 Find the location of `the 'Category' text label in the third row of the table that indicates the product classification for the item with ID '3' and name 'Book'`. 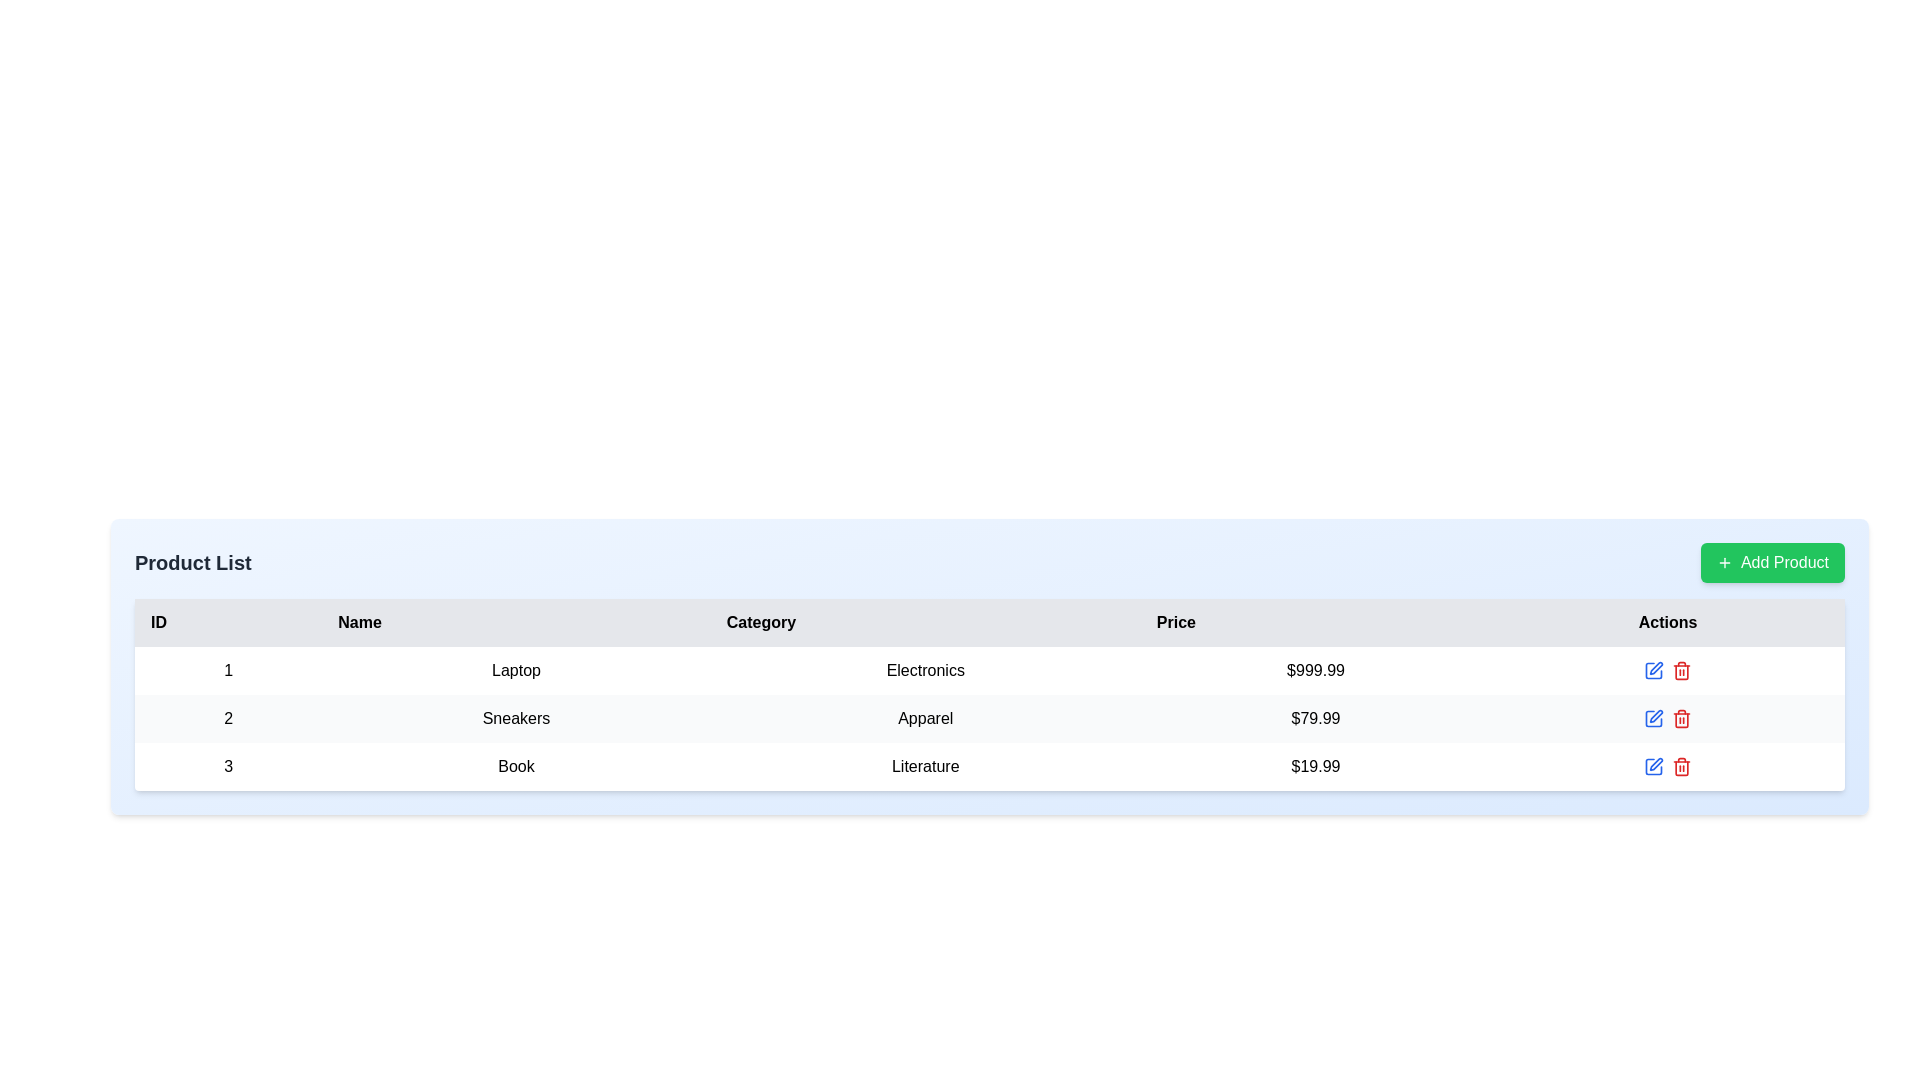

the 'Category' text label in the third row of the table that indicates the product classification for the item with ID '3' and name 'Book' is located at coordinates (924, 766).